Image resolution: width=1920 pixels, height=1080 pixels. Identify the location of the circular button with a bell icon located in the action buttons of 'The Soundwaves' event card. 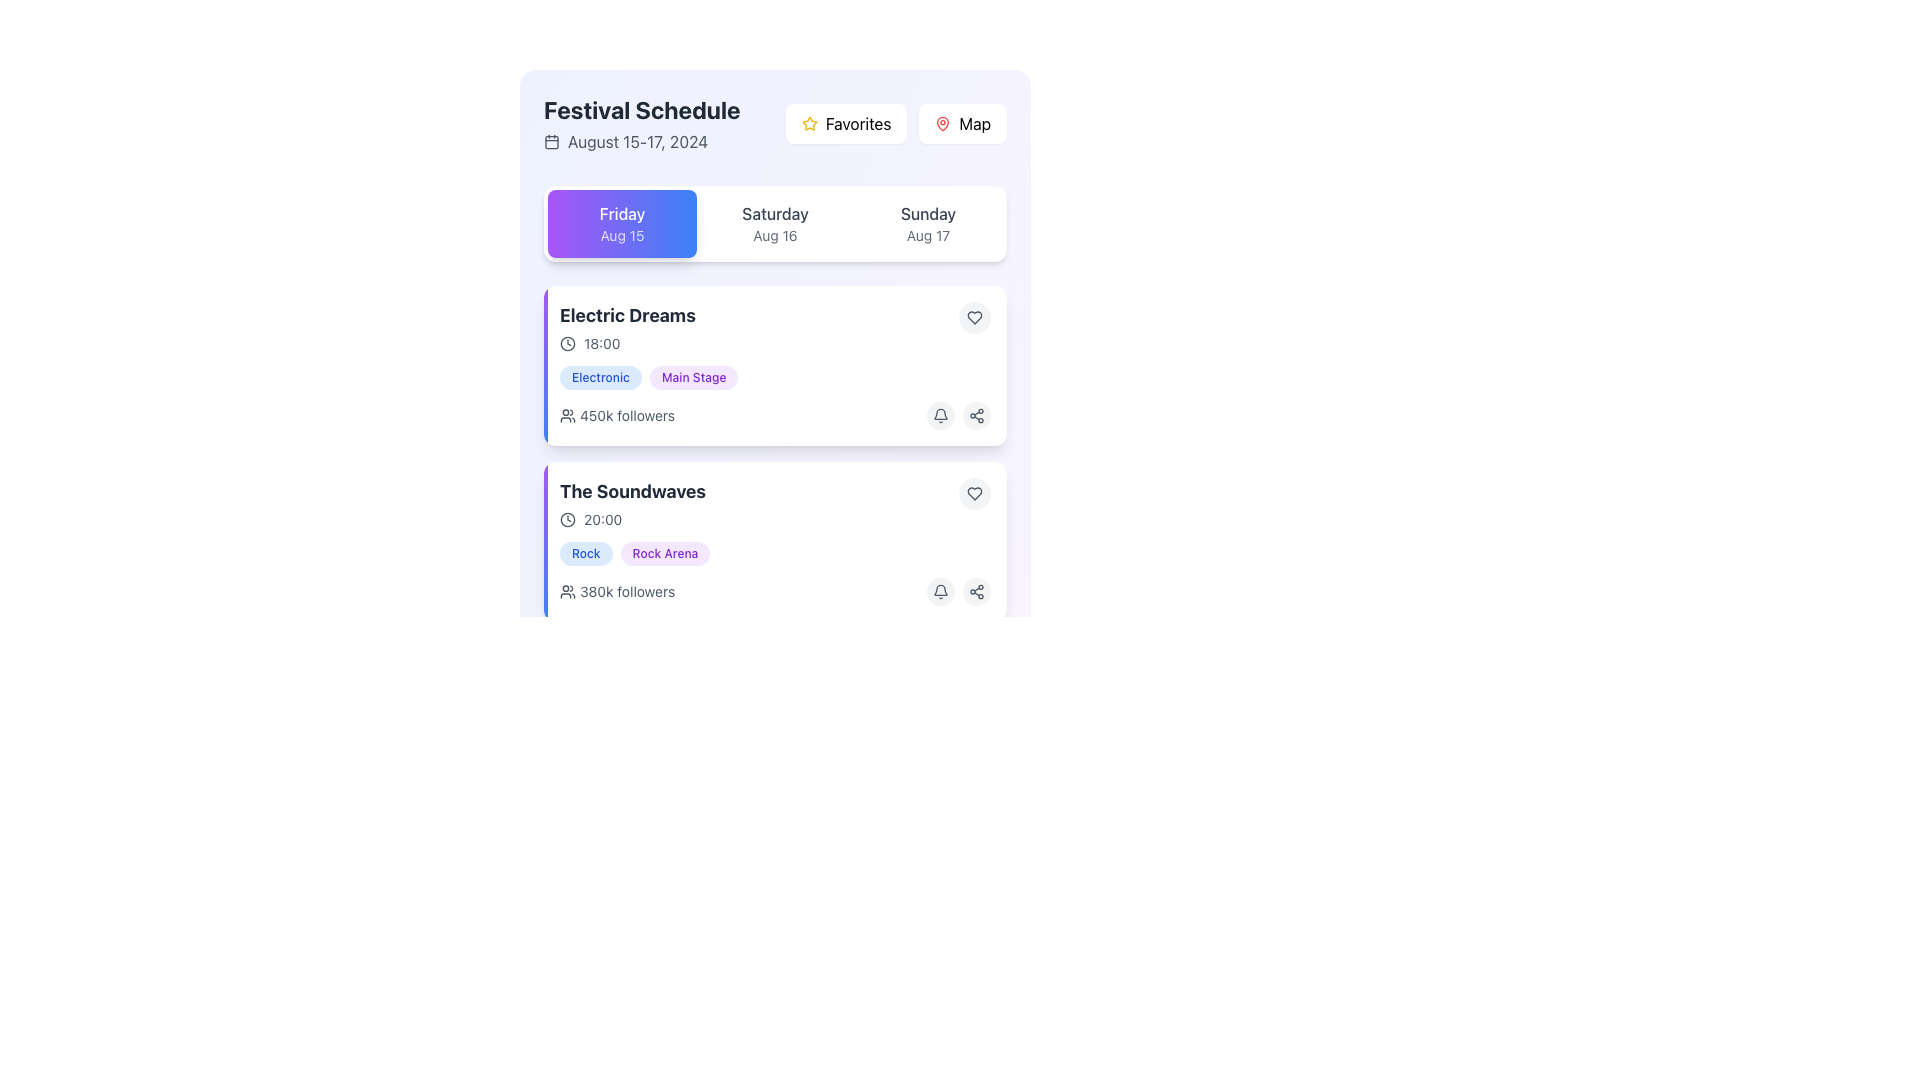
(939, 590).